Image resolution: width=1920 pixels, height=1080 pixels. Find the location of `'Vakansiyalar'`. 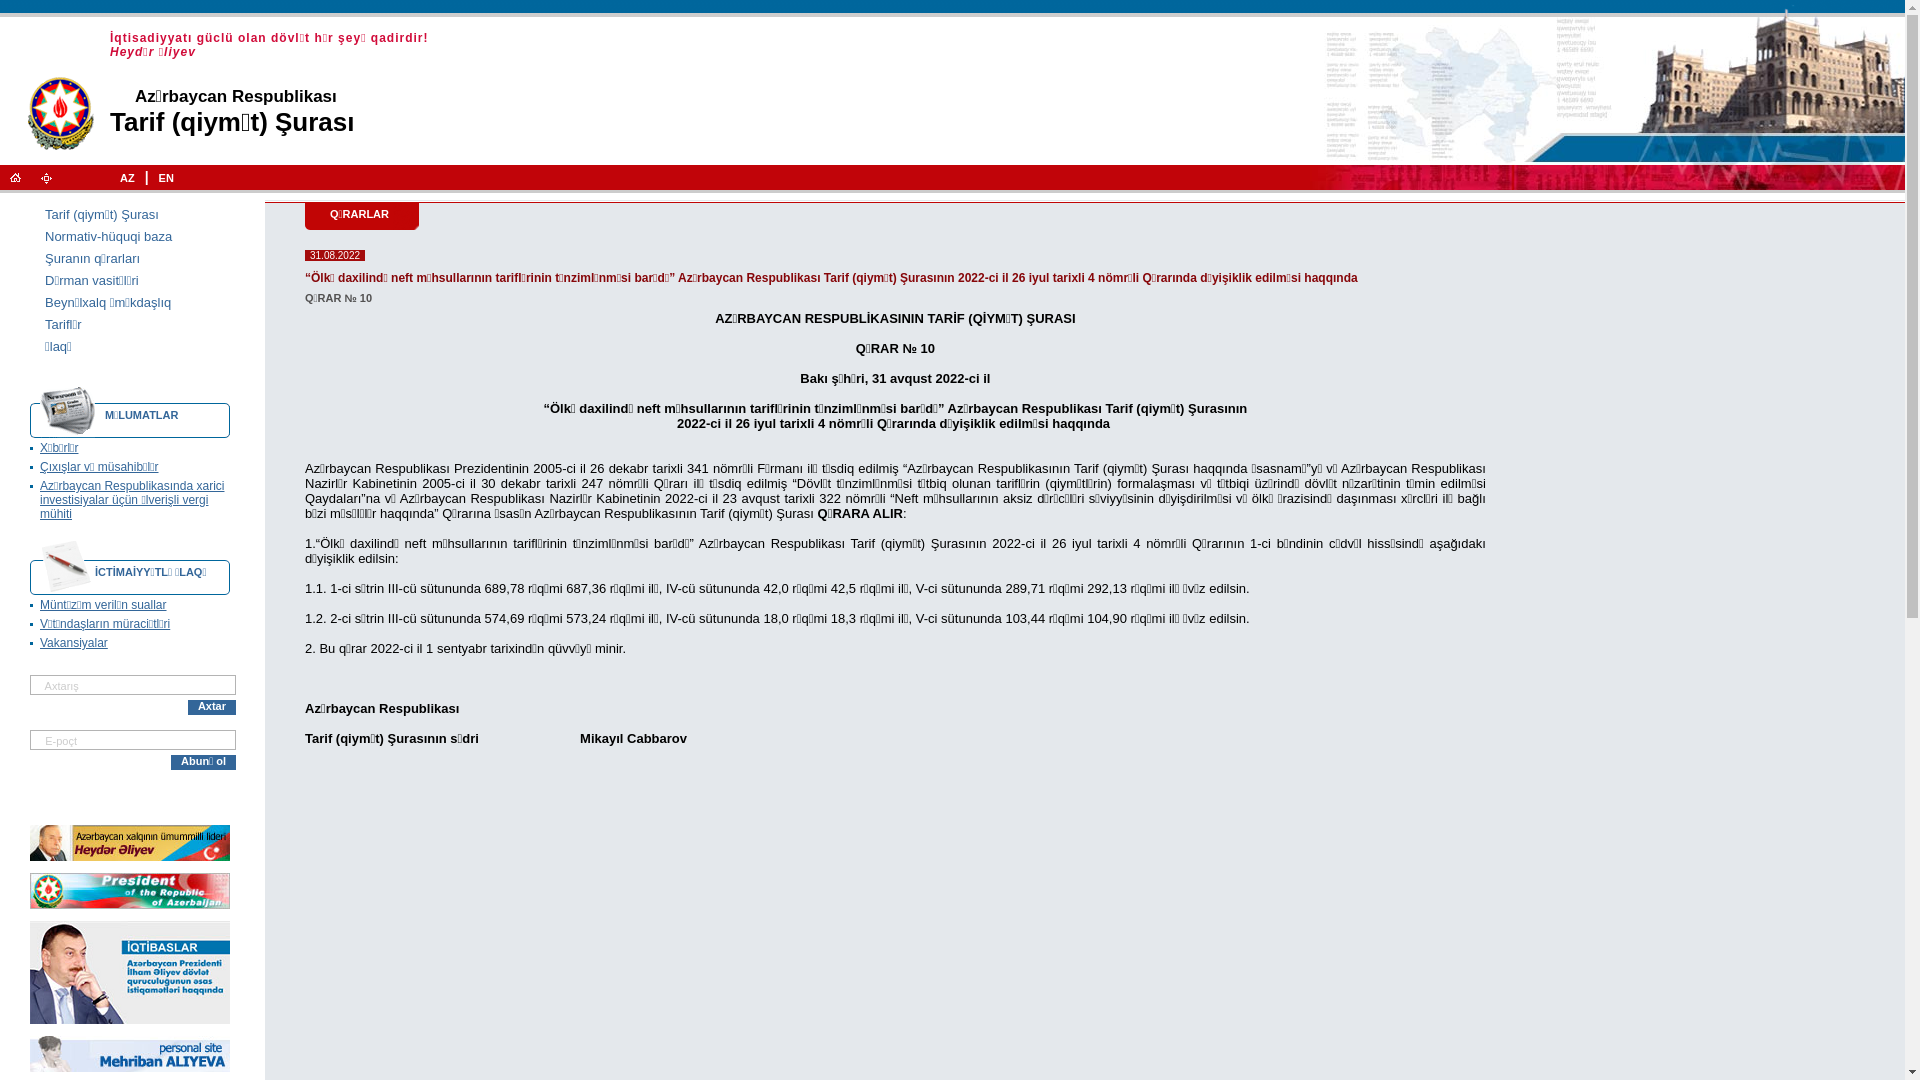

'Vakansiyalar' is located at coordinates (73, 643).